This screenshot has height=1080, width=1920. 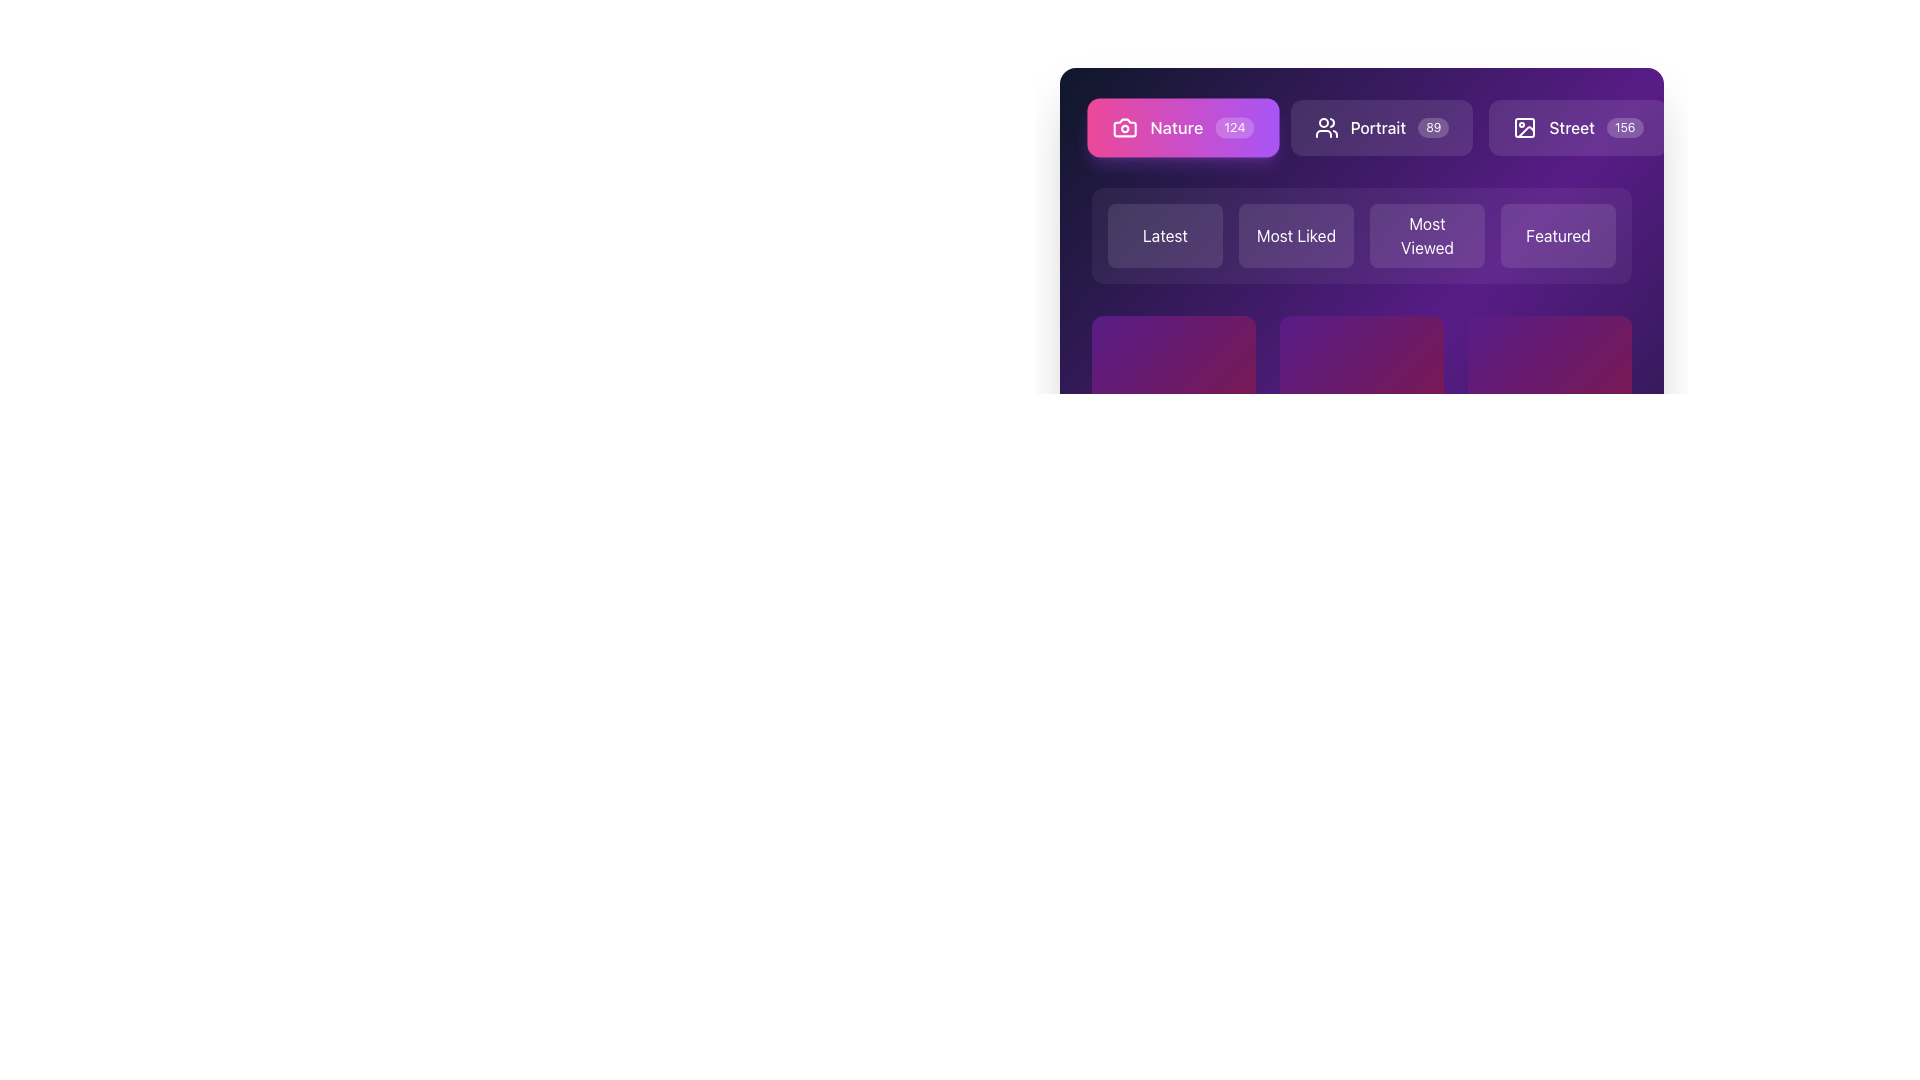 I want to click on the third button from the left in the horizontal button group to filter the displayed content by 'Most Viewed', so click(x=1361, y=219).